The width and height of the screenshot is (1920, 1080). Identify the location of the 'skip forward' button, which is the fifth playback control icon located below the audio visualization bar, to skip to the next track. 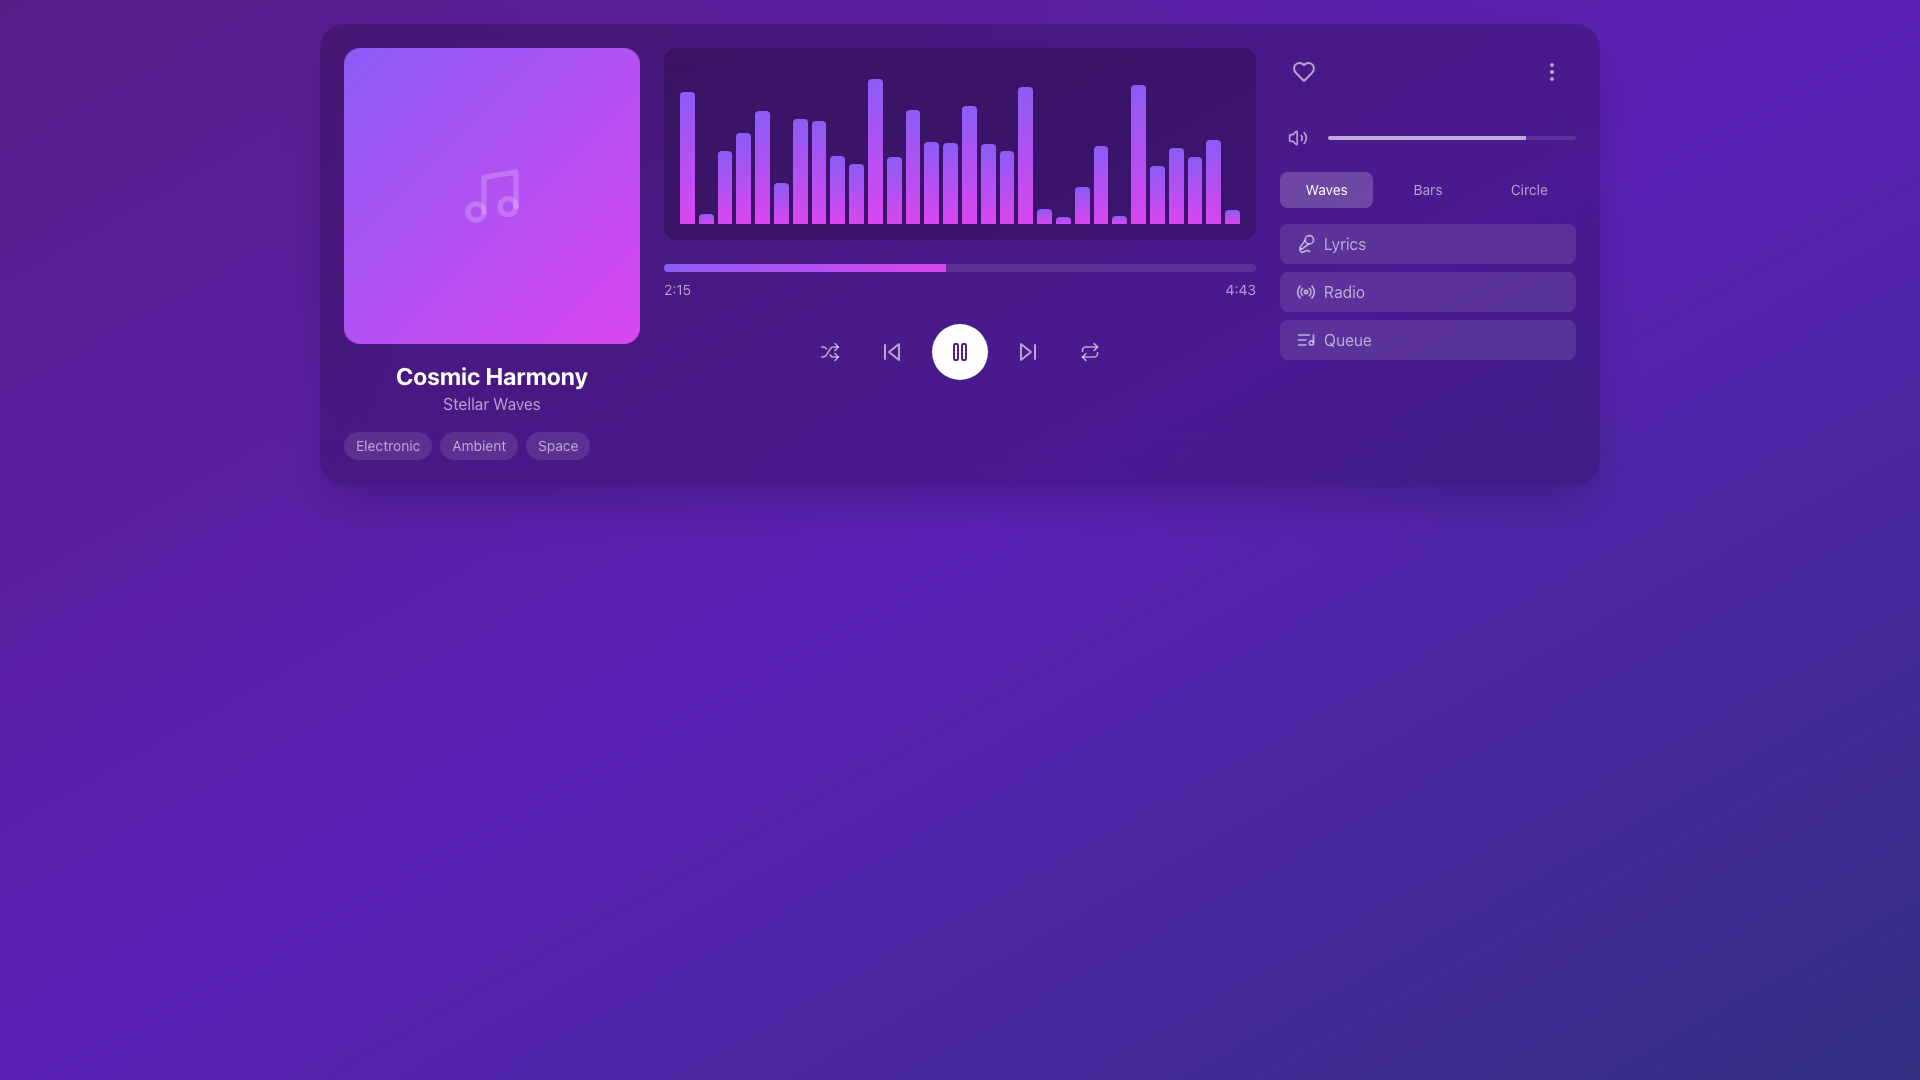
(1027, 350).